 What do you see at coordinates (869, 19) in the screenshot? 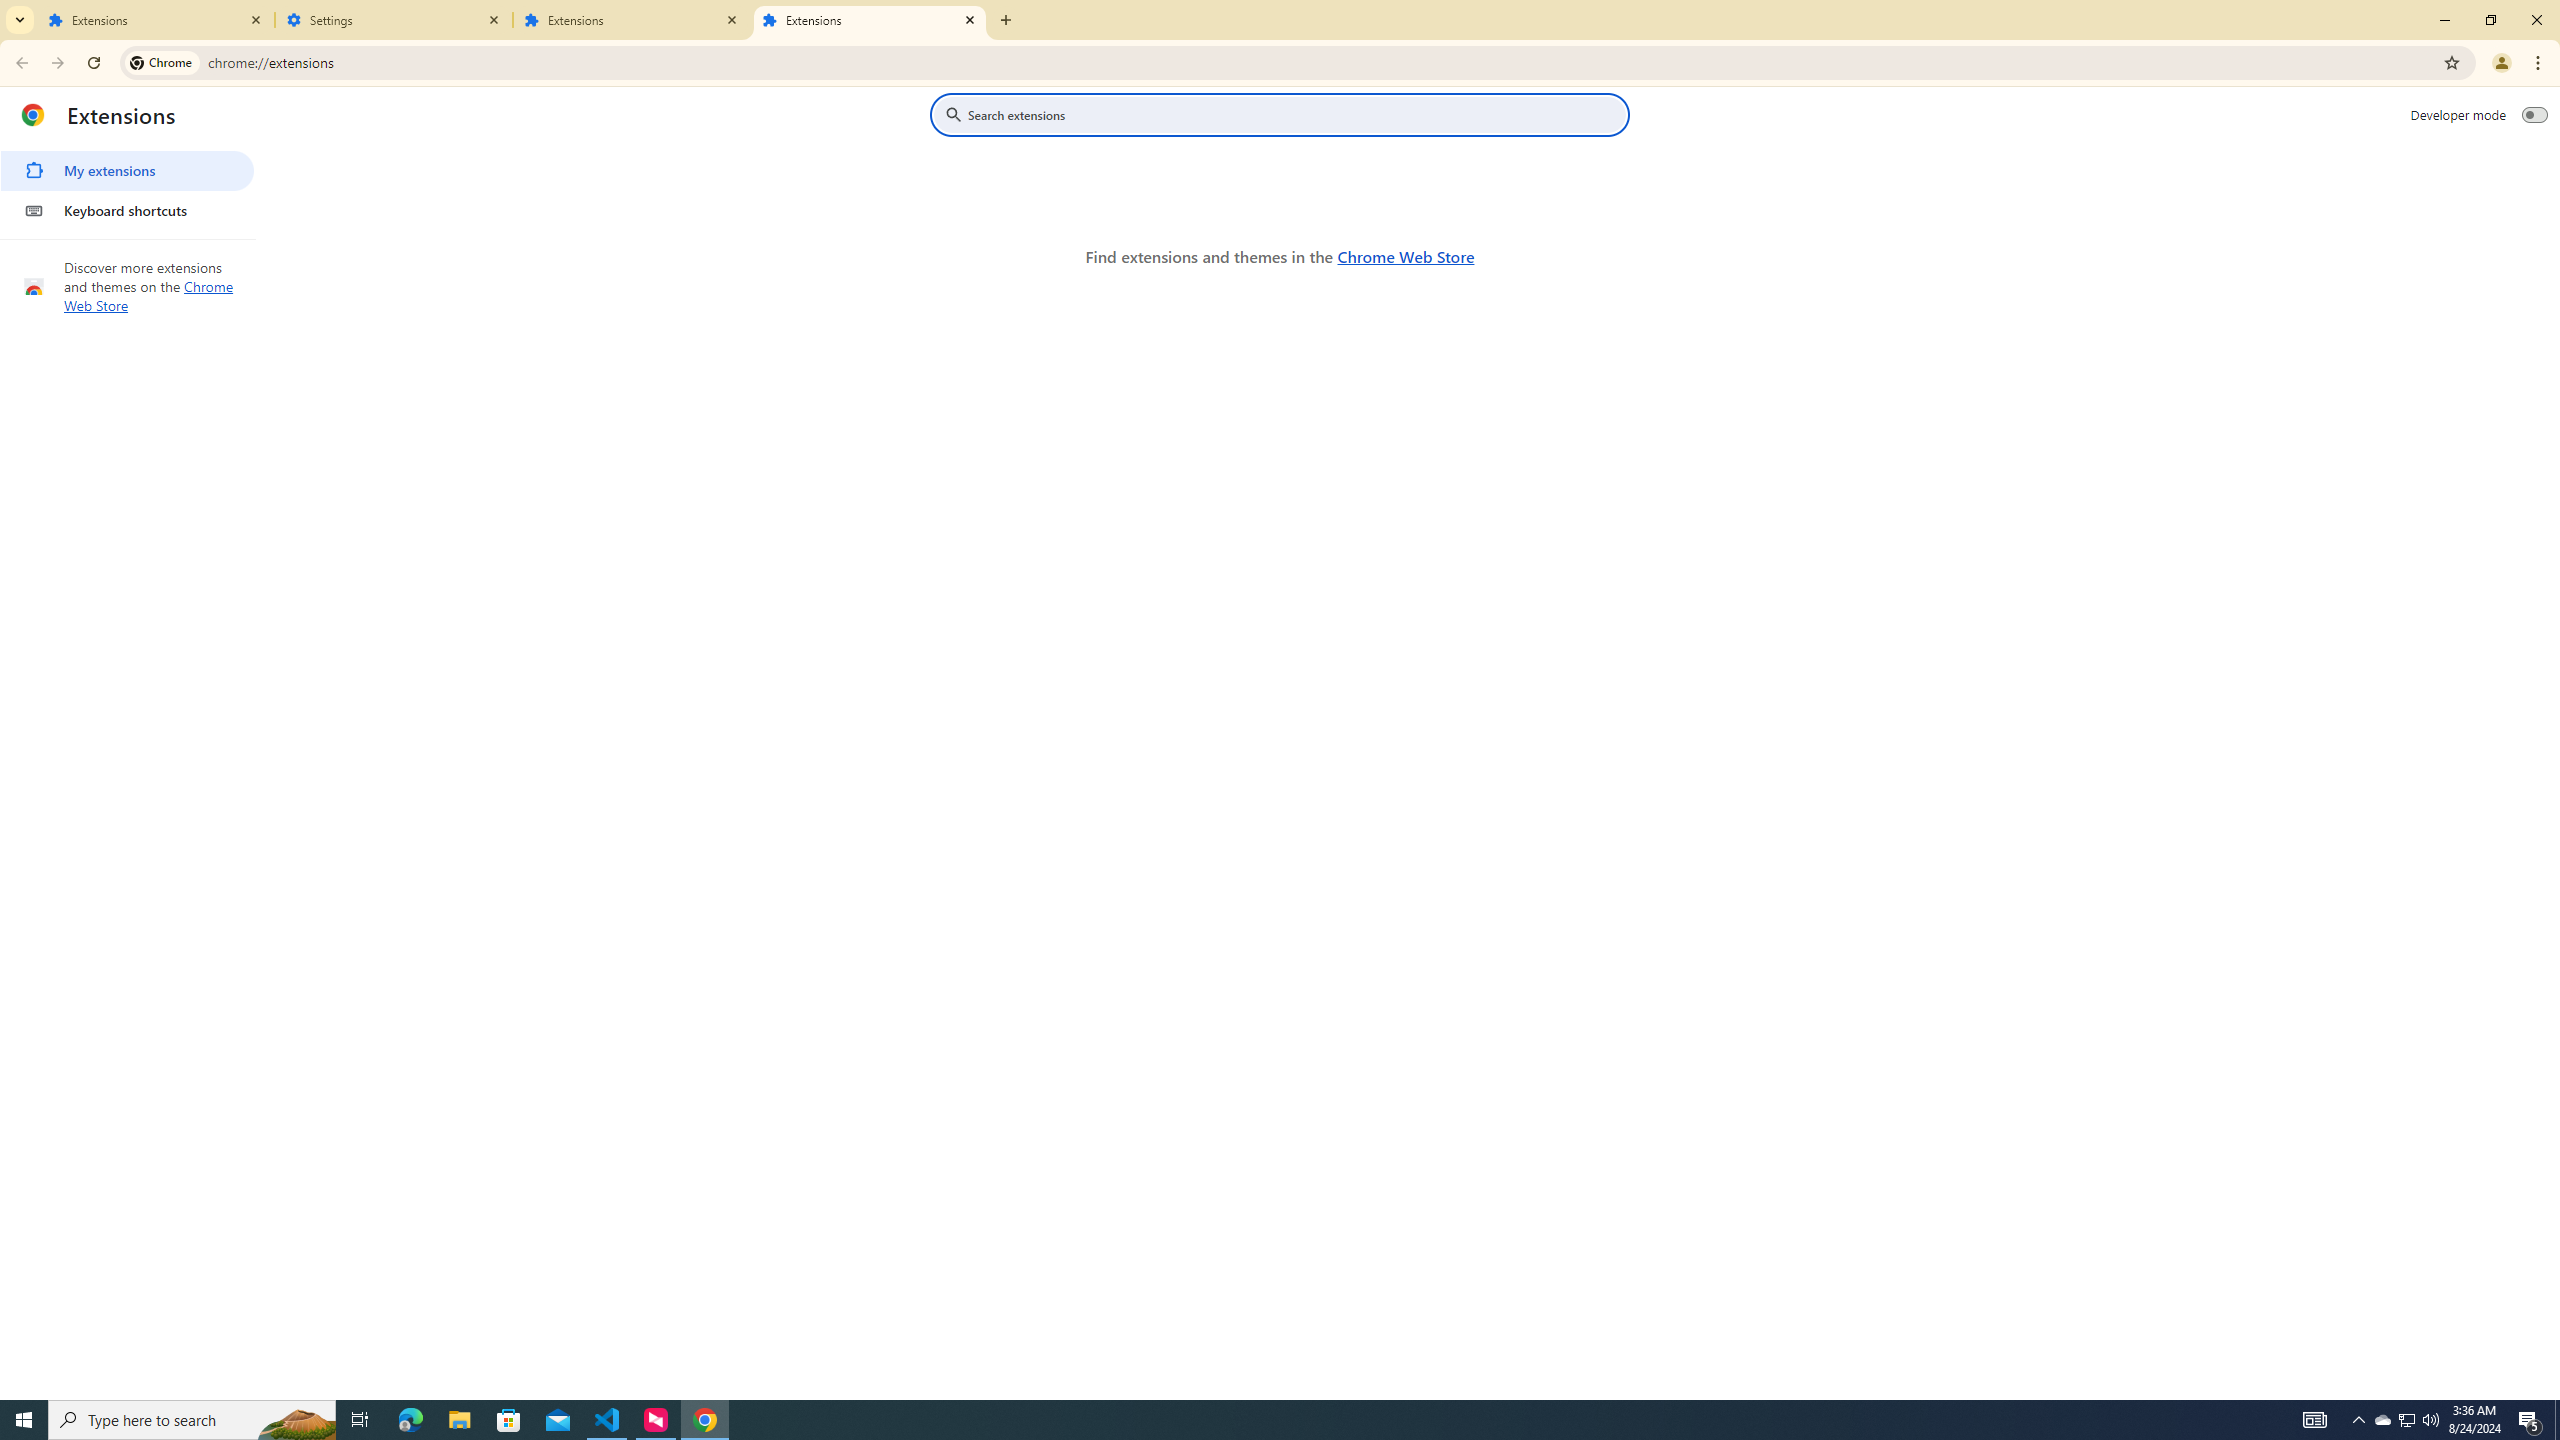
I see `'Extensions'` at bounding box center [869, 19].